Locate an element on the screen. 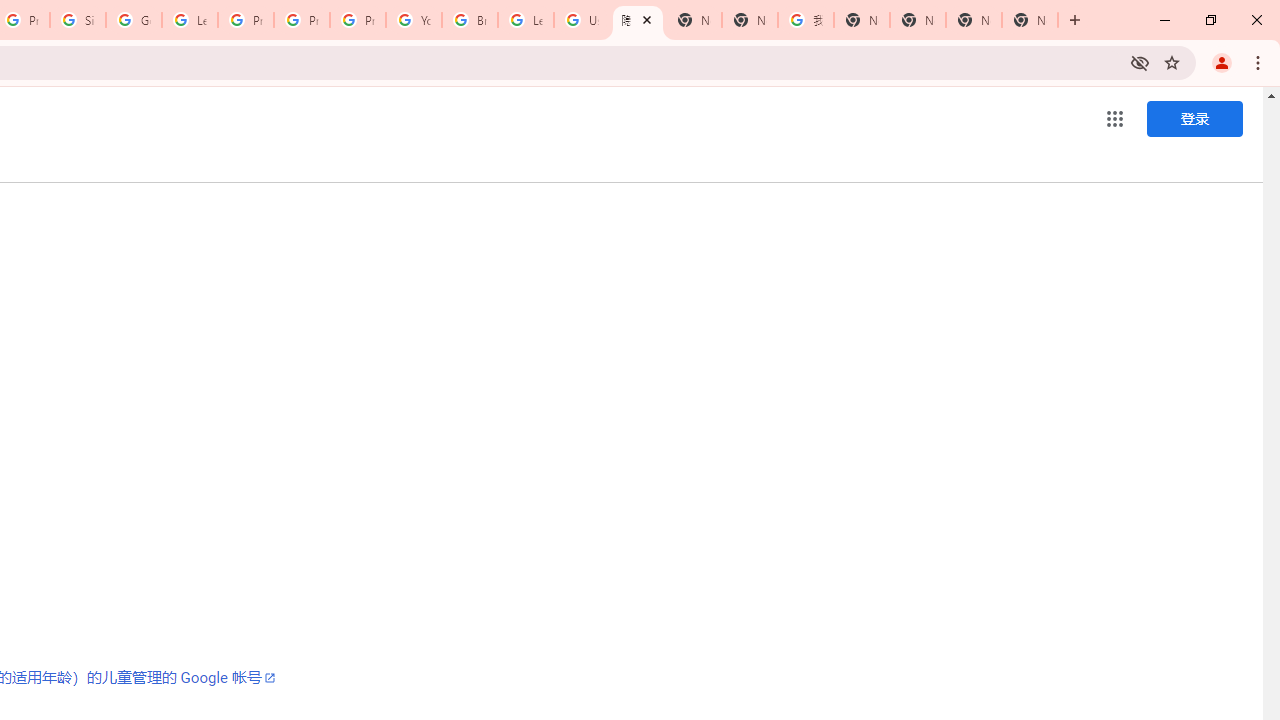  'Privacy Help Center - Policies Help' is located at coordinates (244, 20).